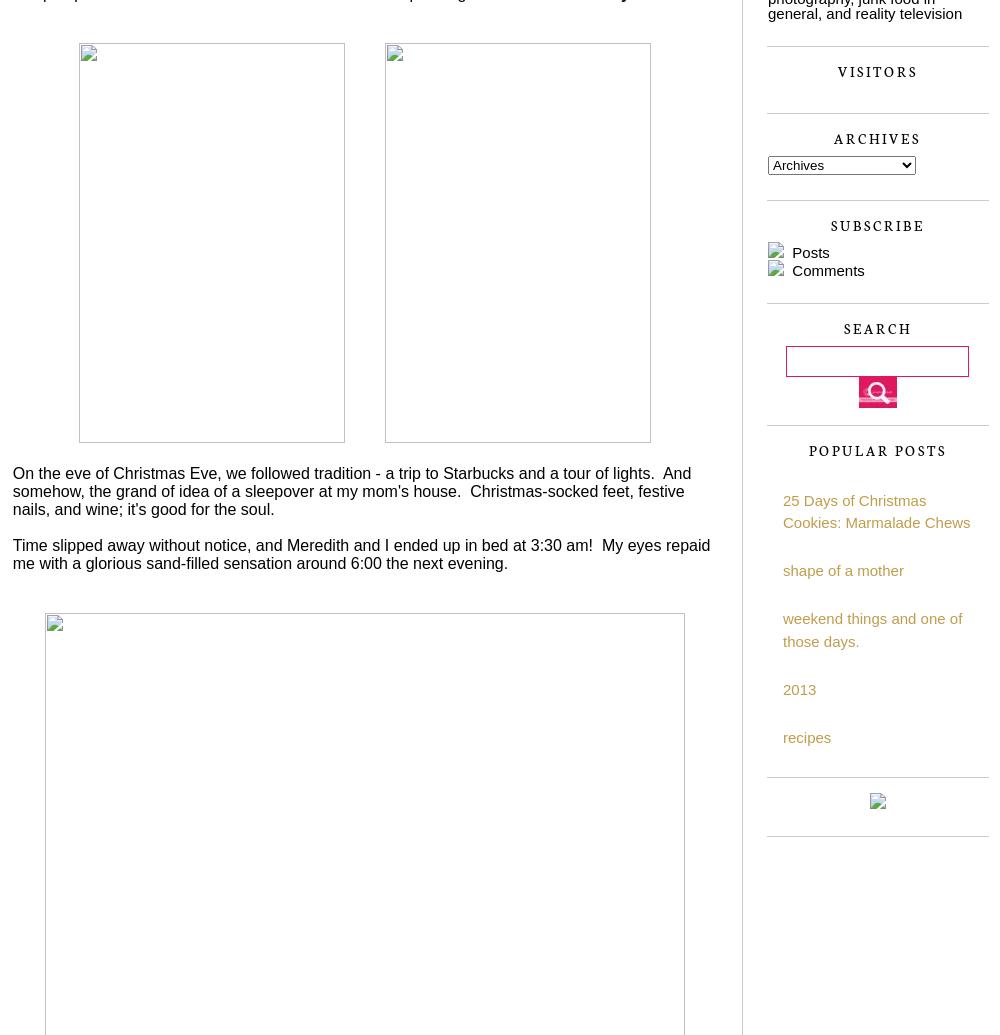  I want to click on 'weekend things and one of those days.', so click(871, 628).